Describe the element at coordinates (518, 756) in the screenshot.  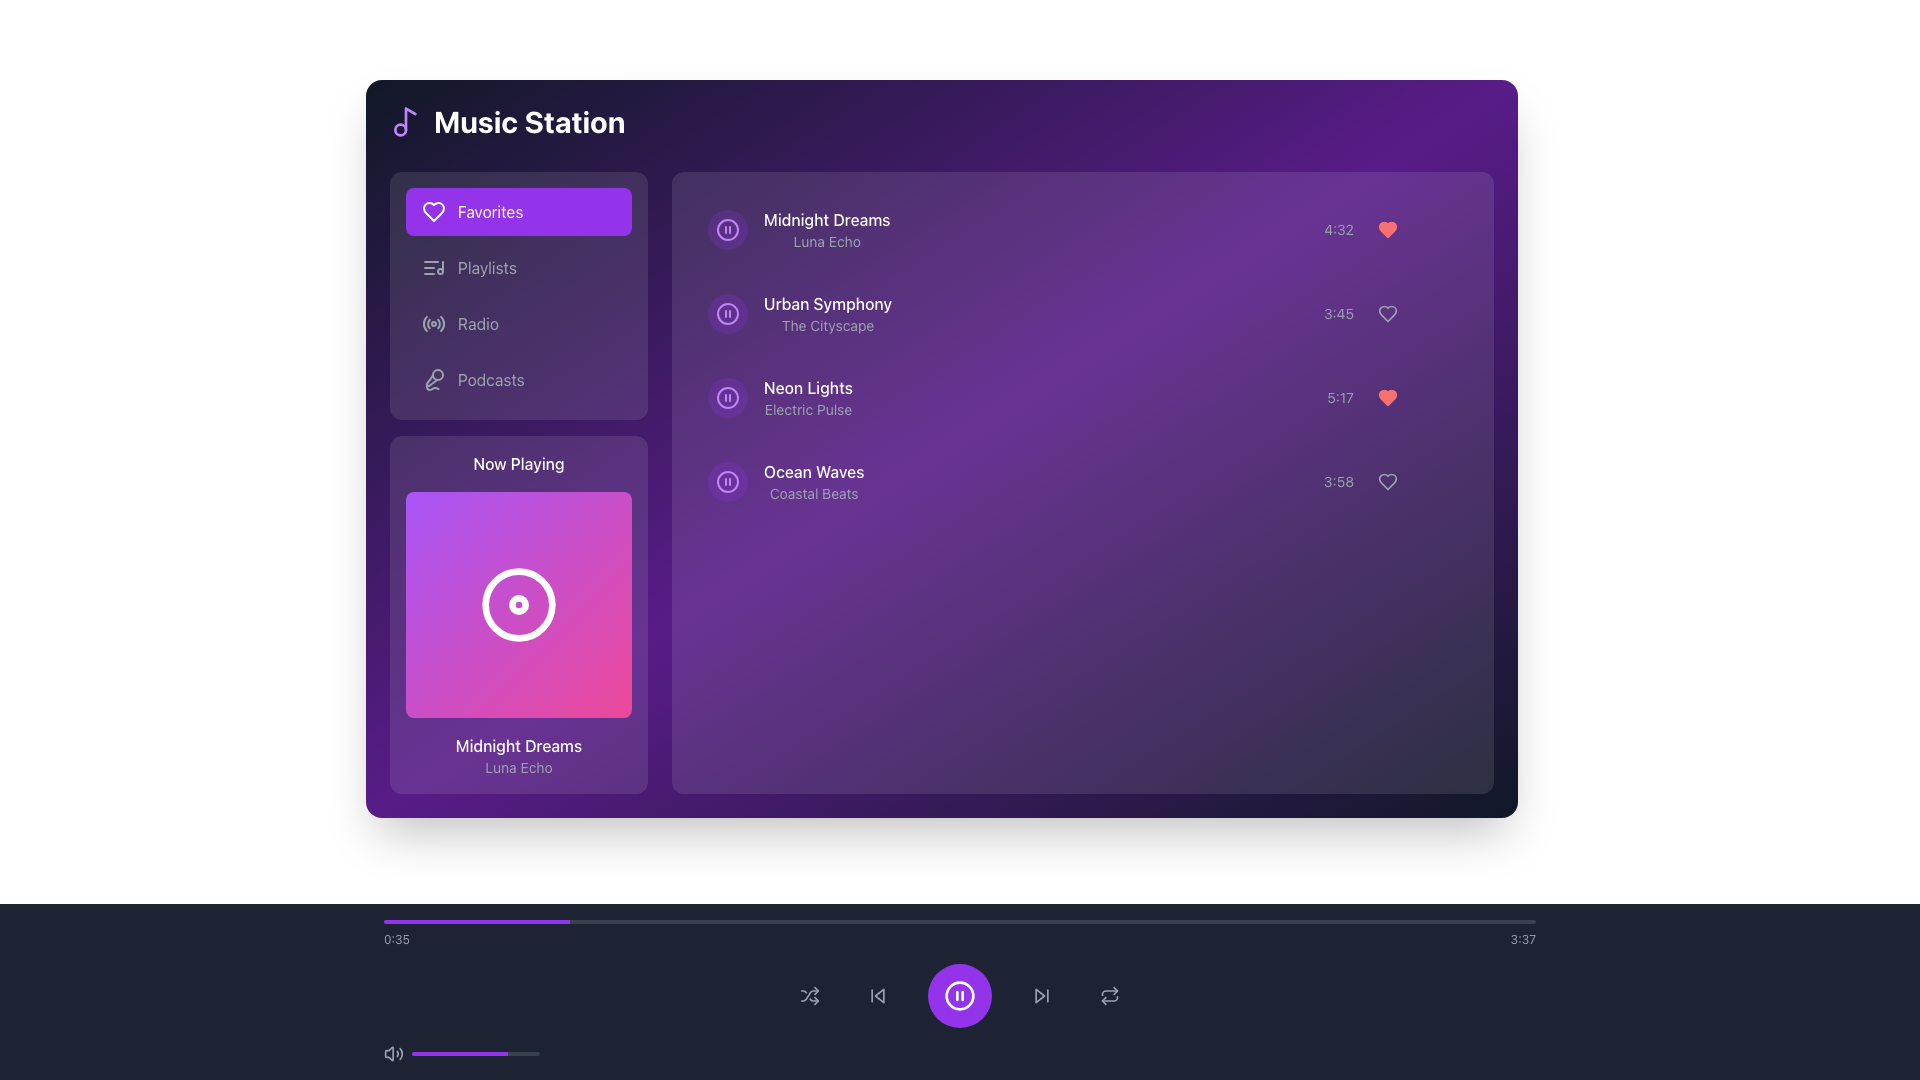
I see `the text display element showing 'Midnight Dreams' and 'Luna Echo' for reading` at that location.